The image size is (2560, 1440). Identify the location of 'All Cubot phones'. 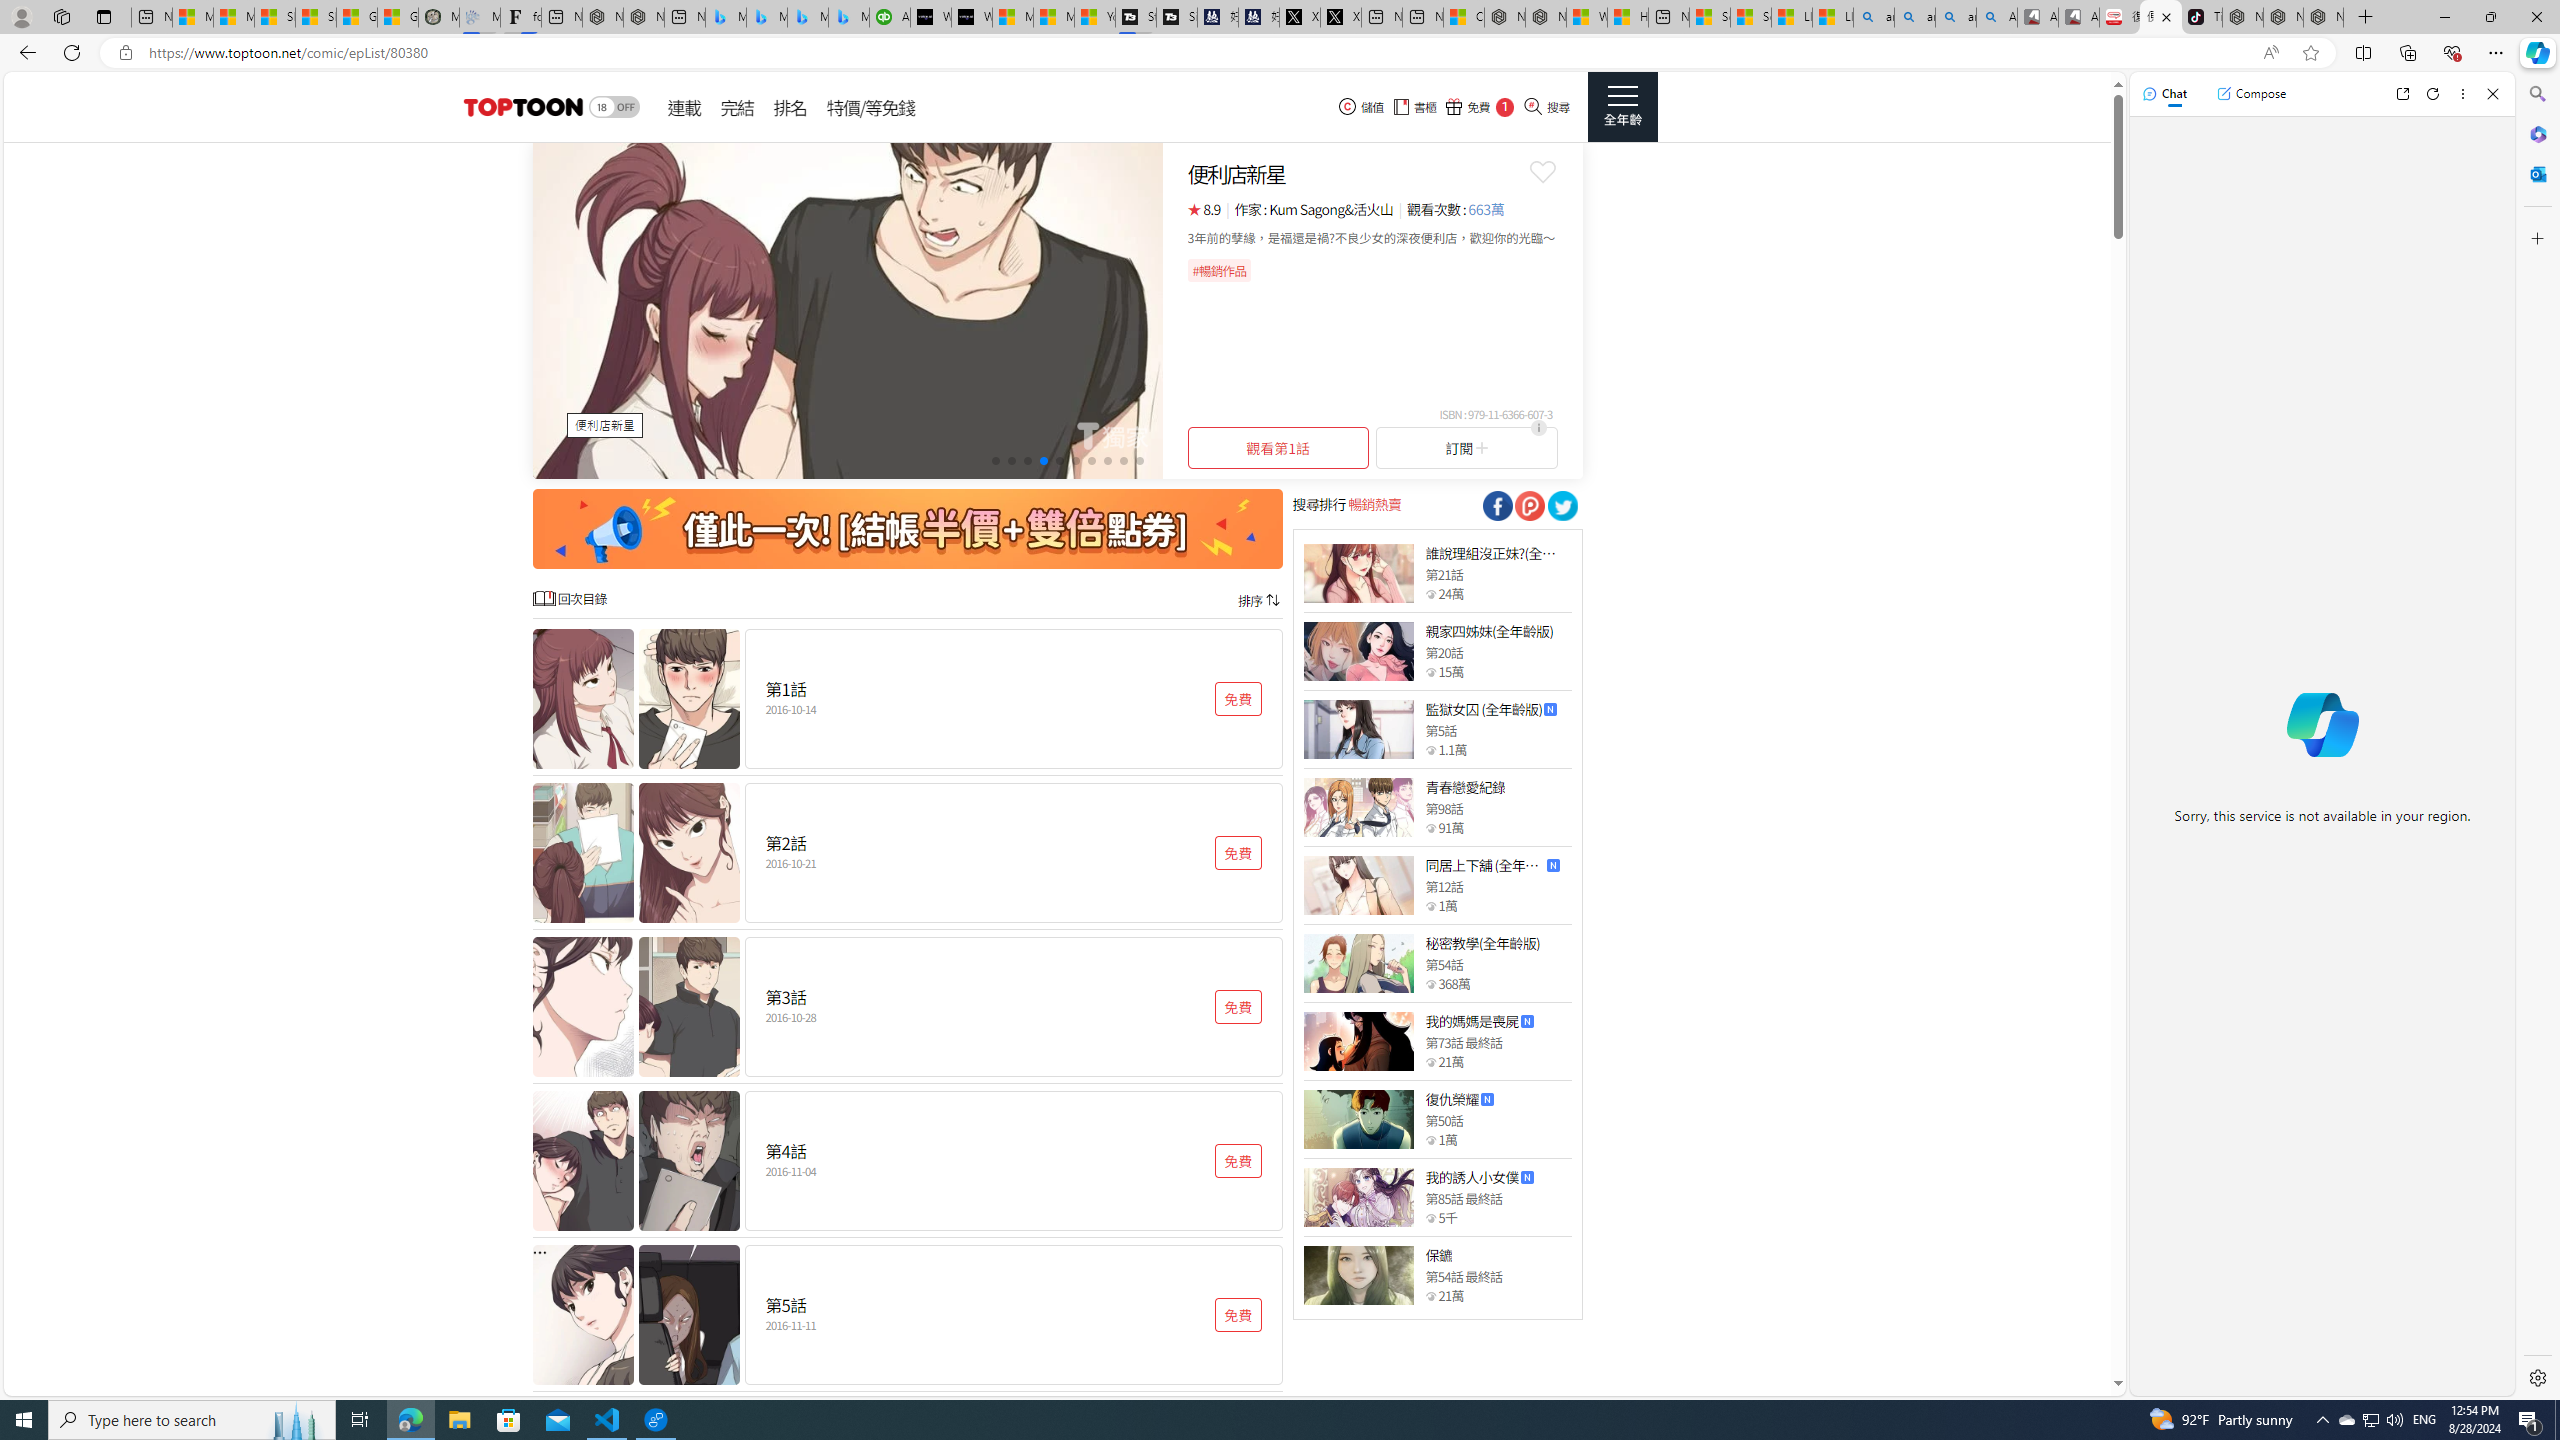
(2078, 16).